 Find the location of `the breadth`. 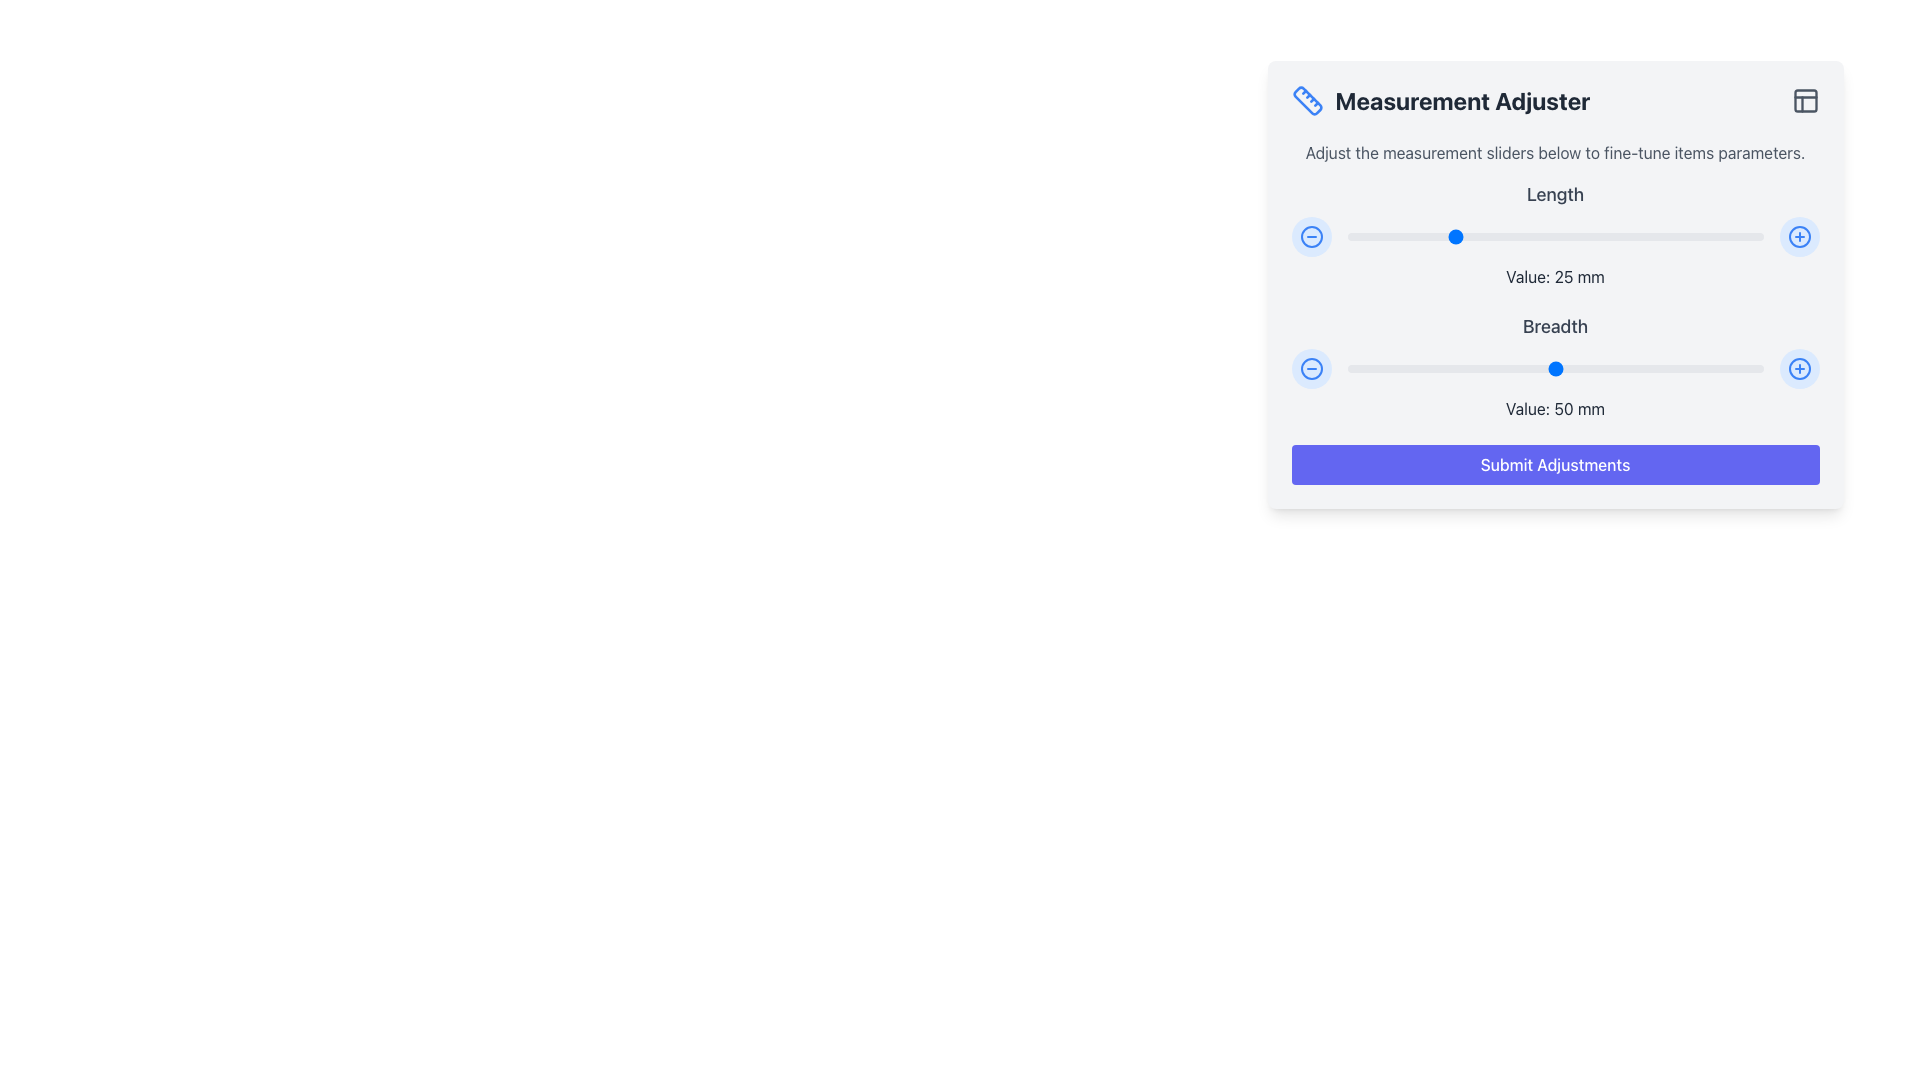

the breadth is located at coordinates (1708, 369).